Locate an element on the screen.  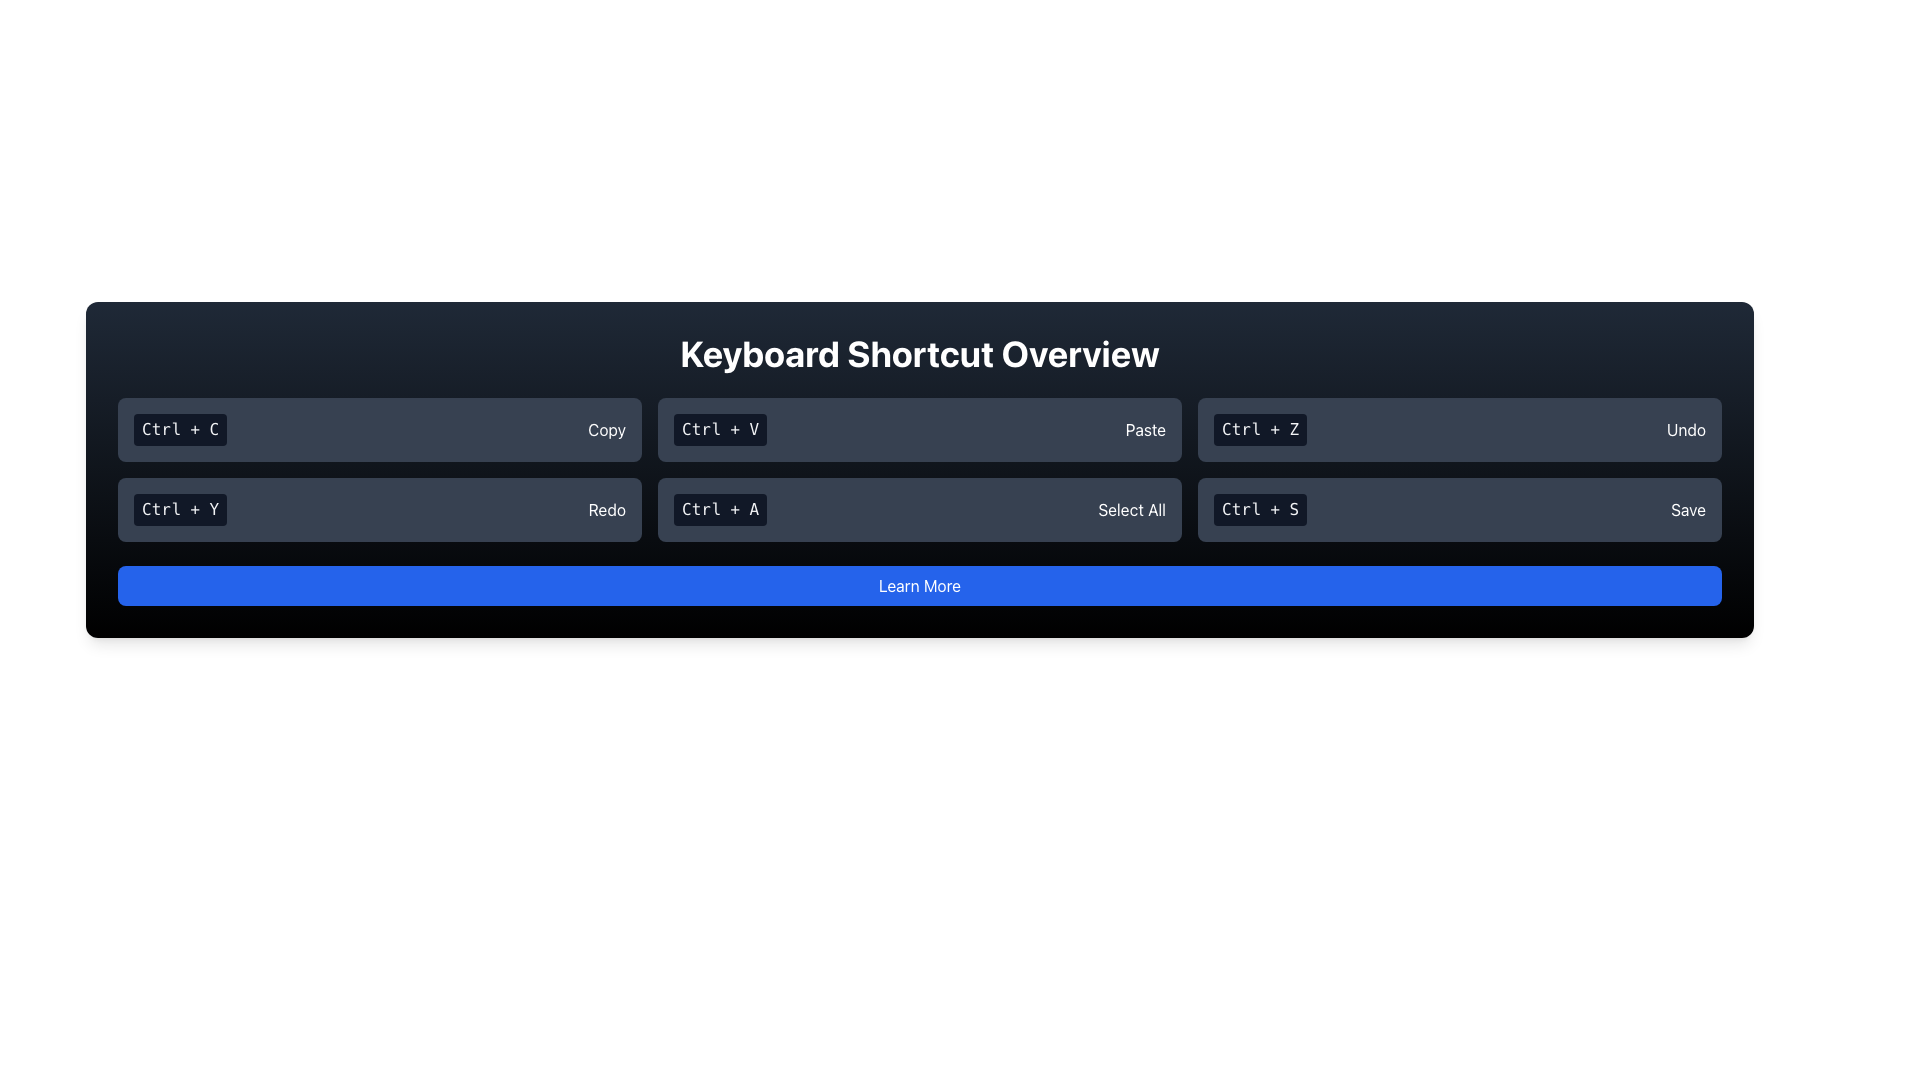
the 'Paste' text label, which is displayed in white against a dark gray background, located in the upper section of the interface next to the 'Ctrl + V' shortcut is located at coordinates (1145, 428).